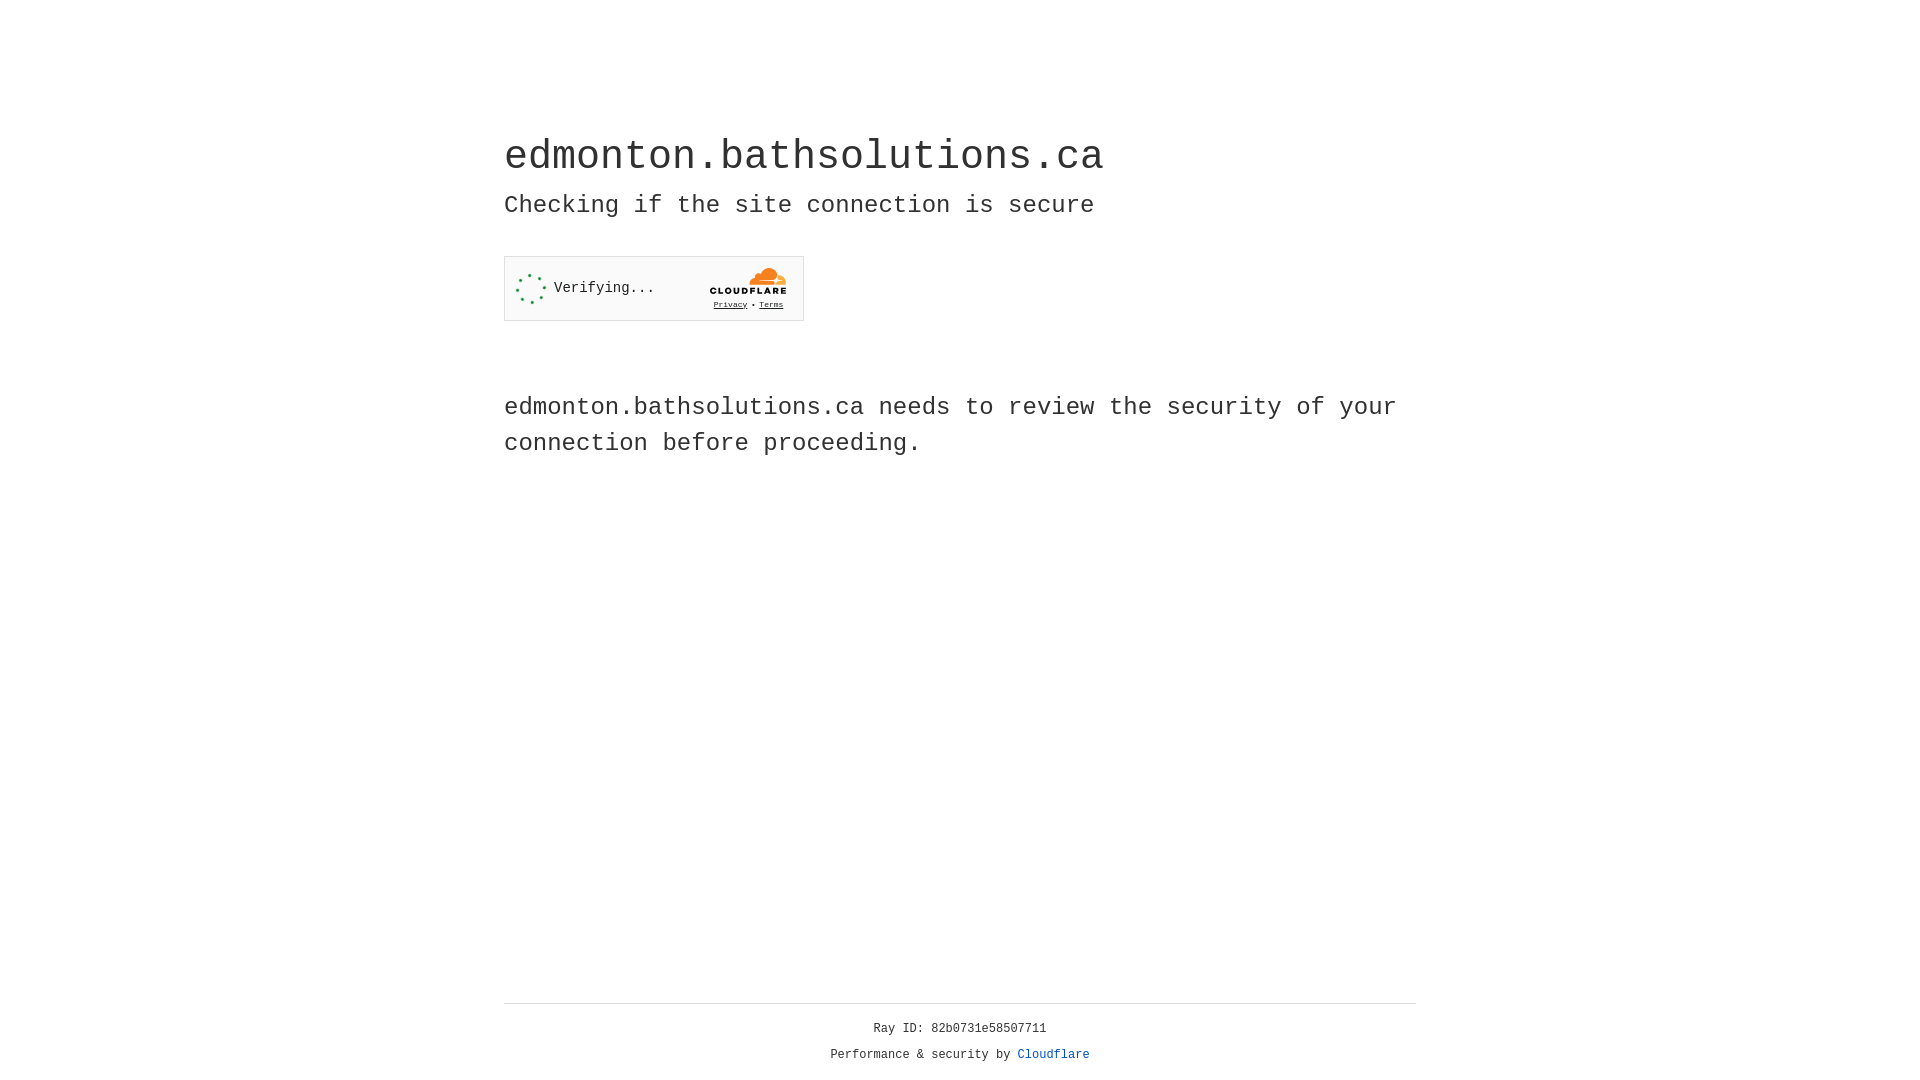 Image resolution: width=1920 pixels, height=1080 pixels. Describe the element at coordinates (653, 288) in the screenshot. I see `'Widget containing a Cloudflare security challenge'` at that location.